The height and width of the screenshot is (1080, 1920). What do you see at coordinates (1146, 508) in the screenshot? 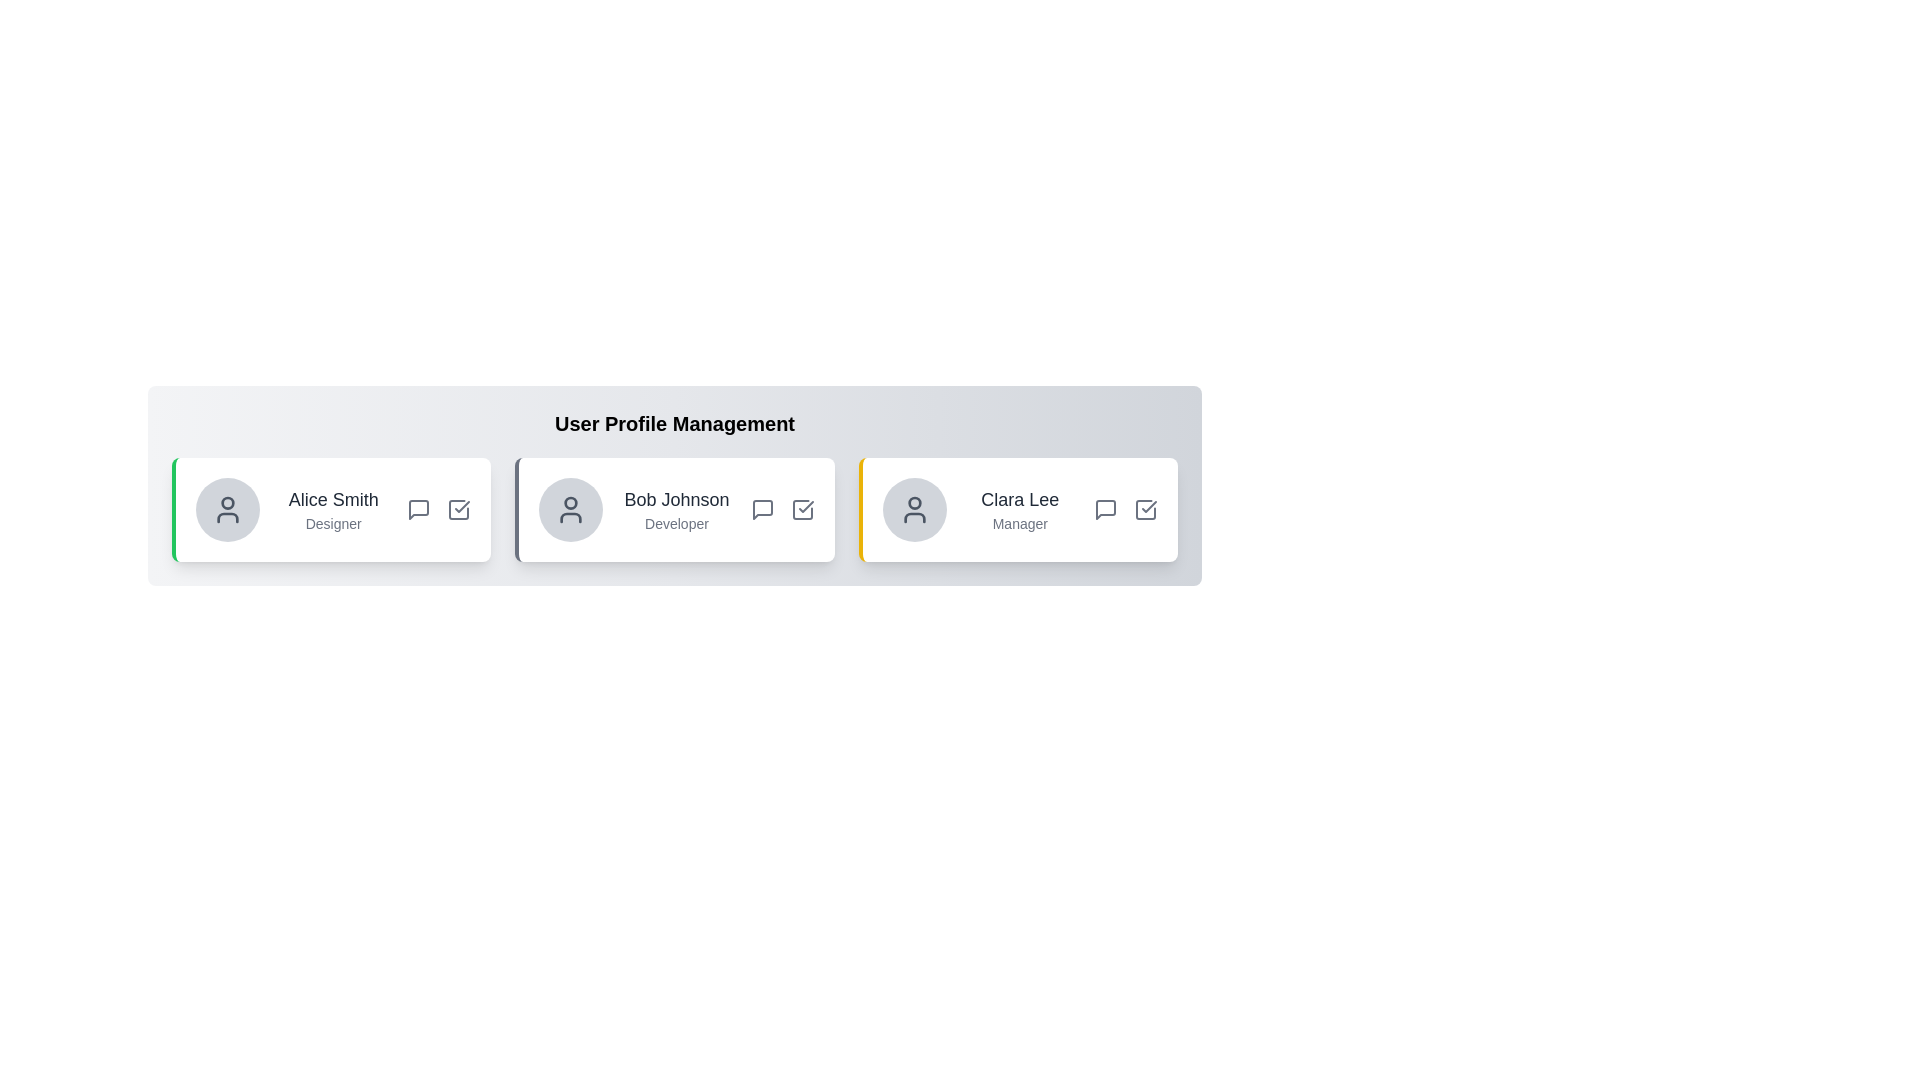
I see `the interactive icon located at the top right corner of the card for user 'Clara Lee, Manager', which indicates or toggles a checked state` at bounding box center [1146, 508].